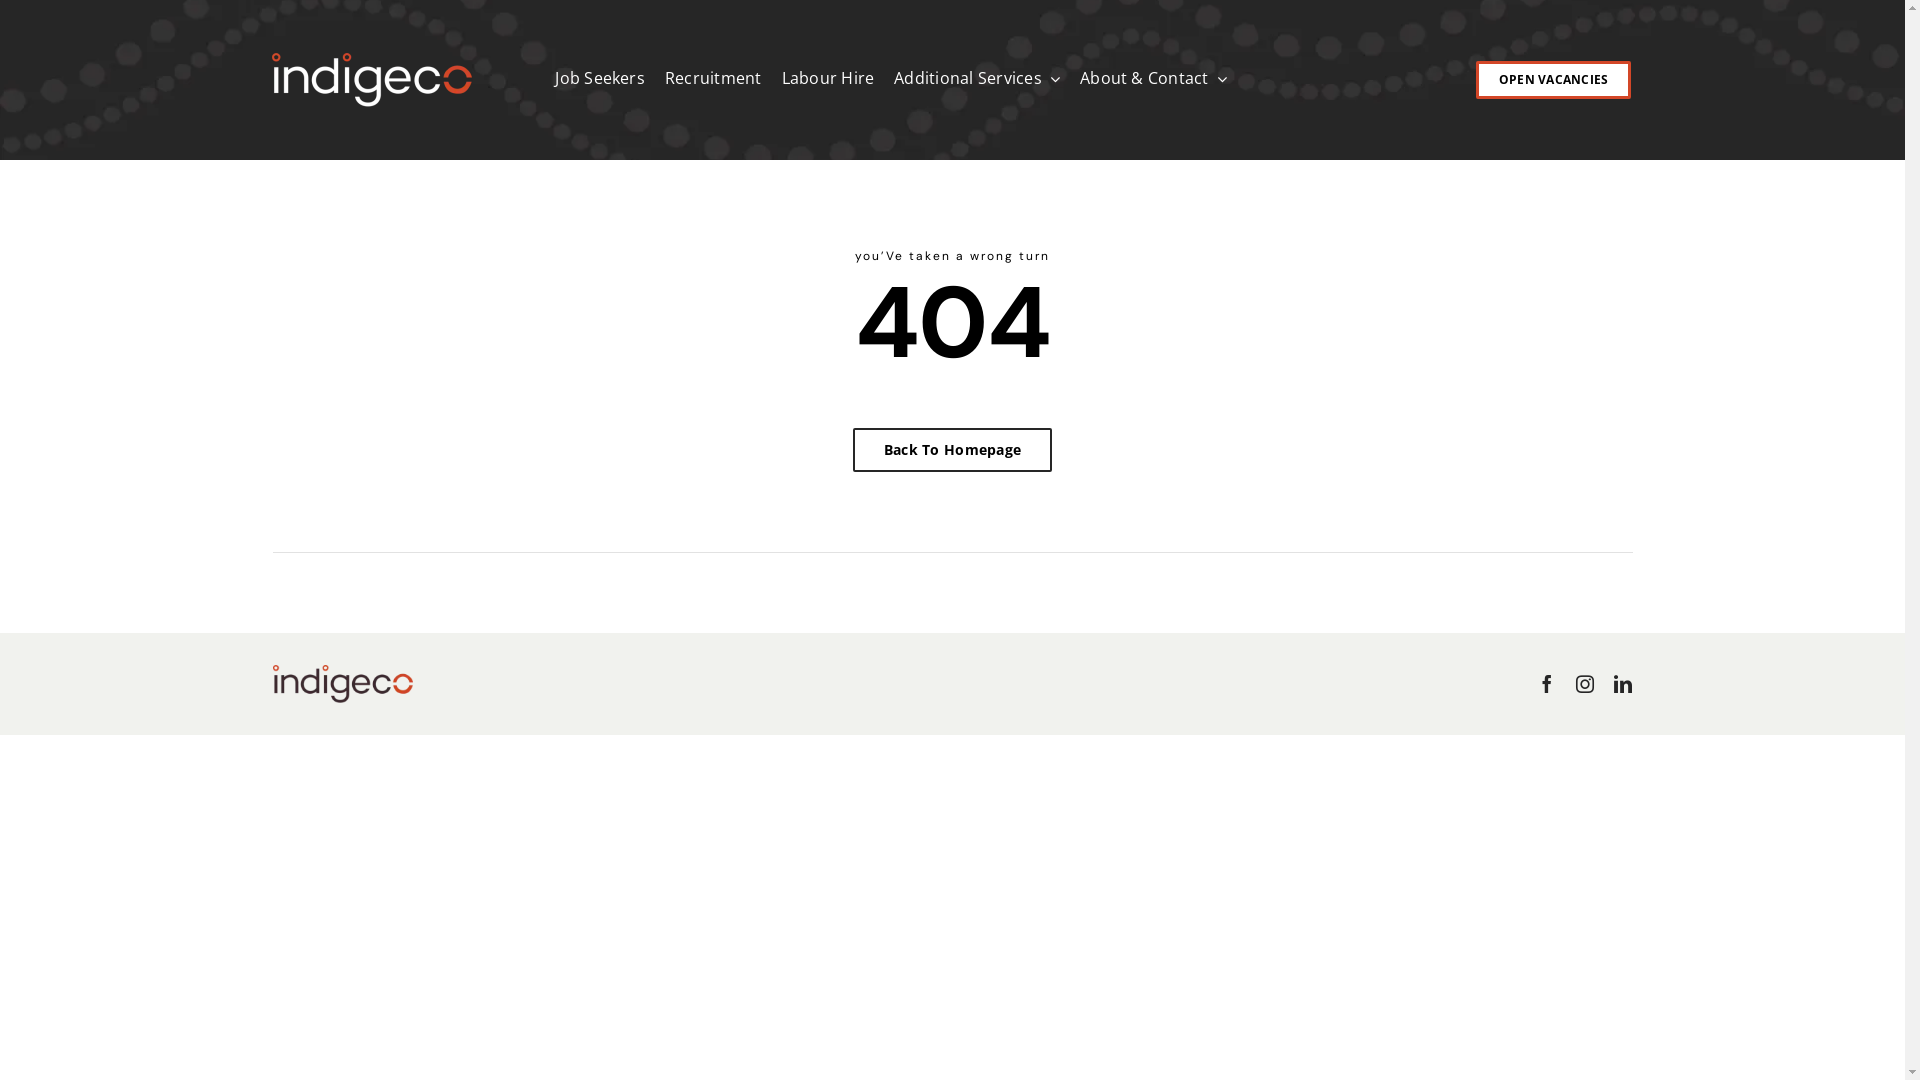 The image size is (1920, 1080). What do you see at coordinates (1553, 79) in the screenshot?
I see `'OPEN VACANCIES'` at bounding box center [1553, 79].